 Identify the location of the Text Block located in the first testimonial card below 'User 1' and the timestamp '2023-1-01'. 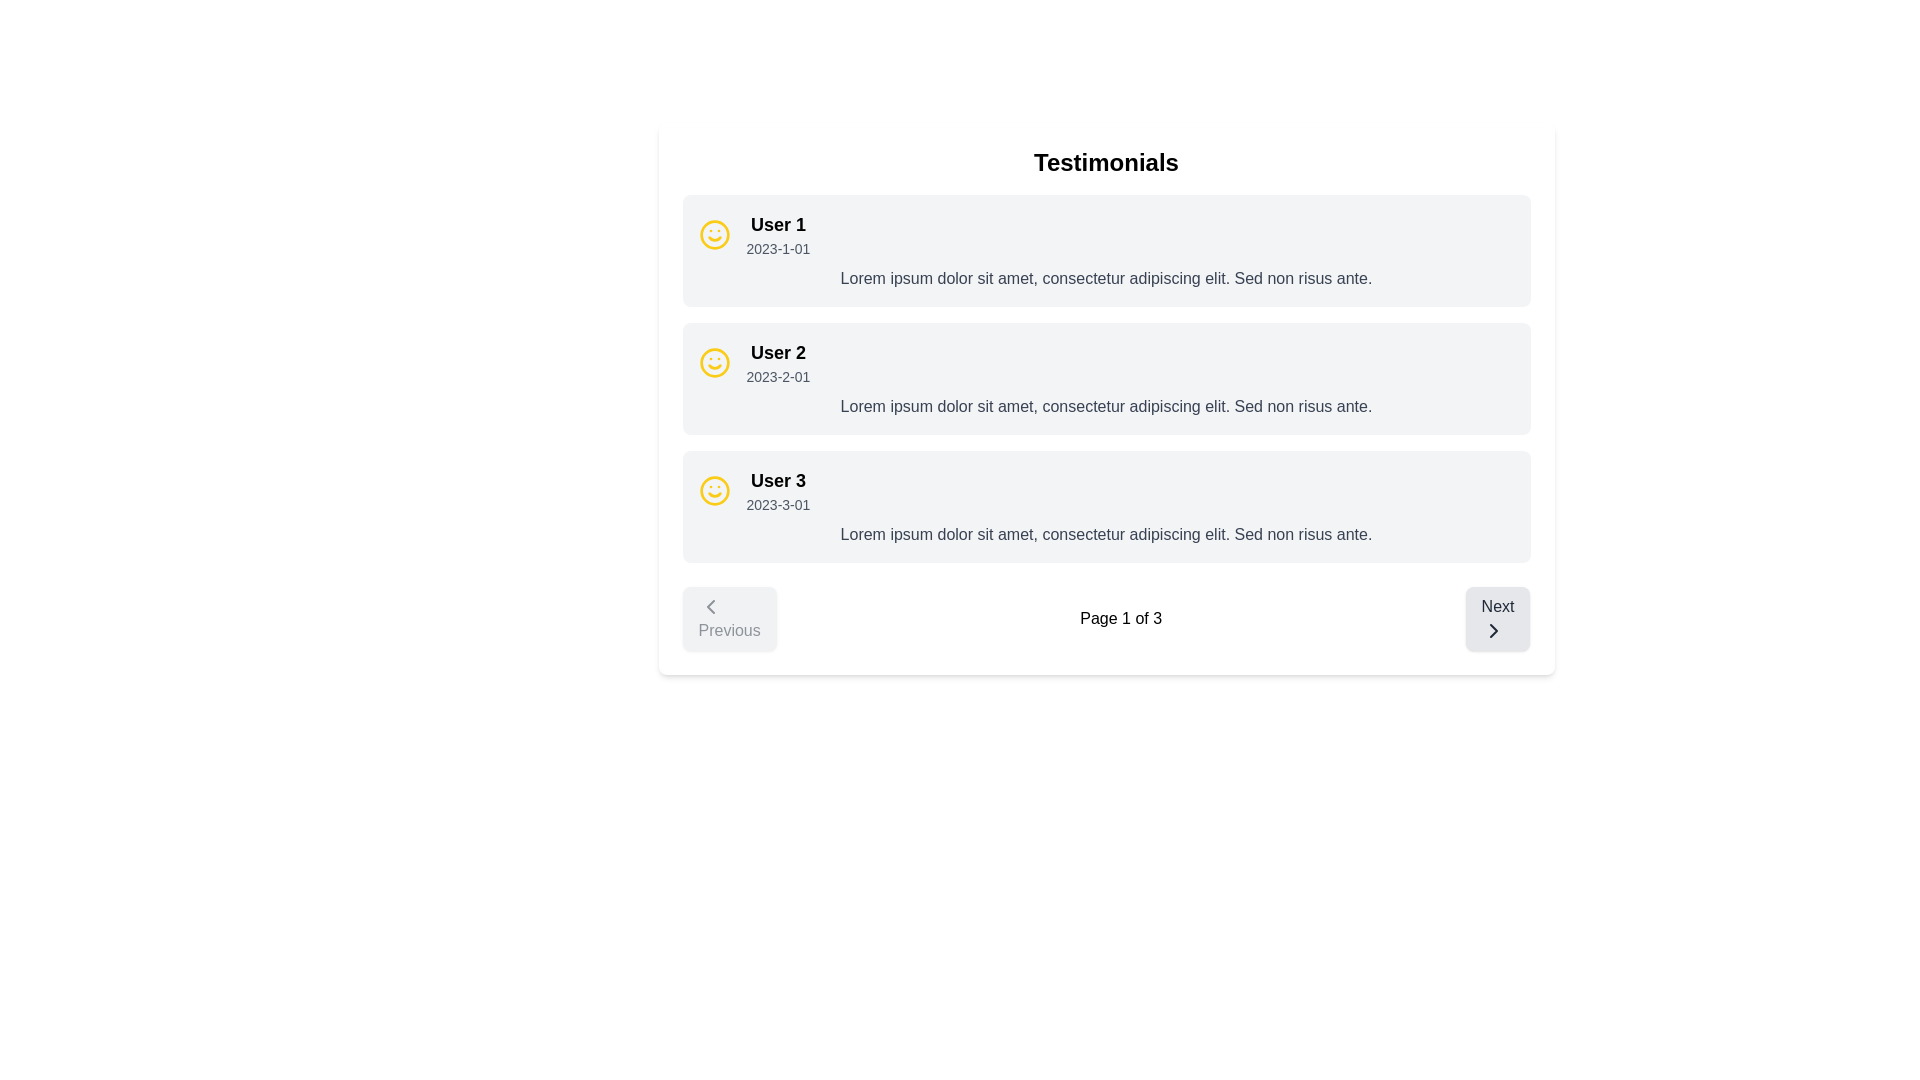
(1105, 278).